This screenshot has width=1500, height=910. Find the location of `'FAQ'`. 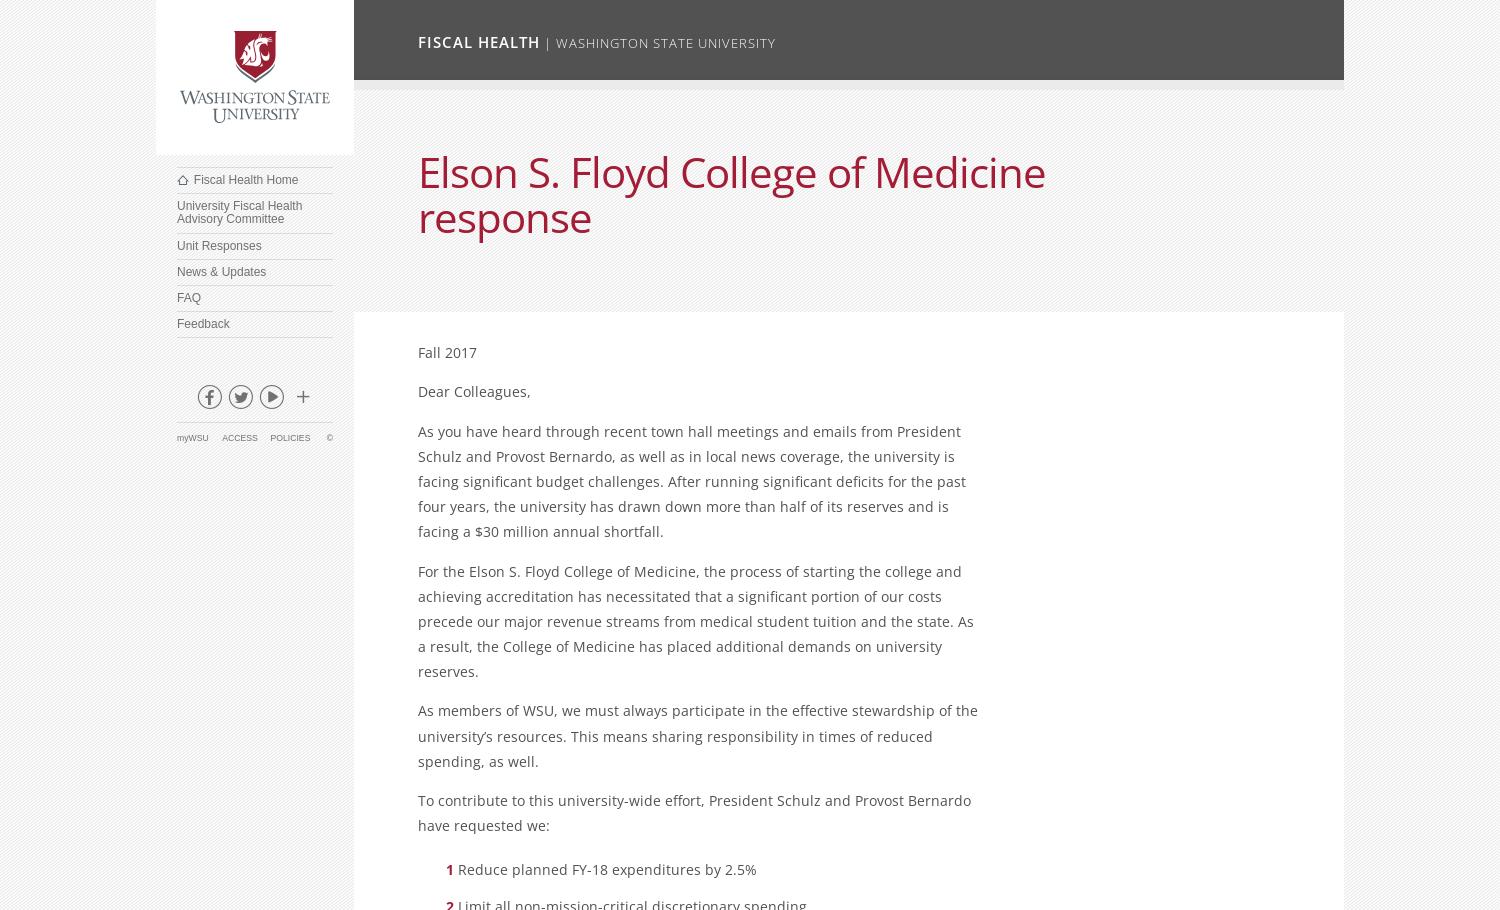

'FAQ' is located at coordinates (188, 297).